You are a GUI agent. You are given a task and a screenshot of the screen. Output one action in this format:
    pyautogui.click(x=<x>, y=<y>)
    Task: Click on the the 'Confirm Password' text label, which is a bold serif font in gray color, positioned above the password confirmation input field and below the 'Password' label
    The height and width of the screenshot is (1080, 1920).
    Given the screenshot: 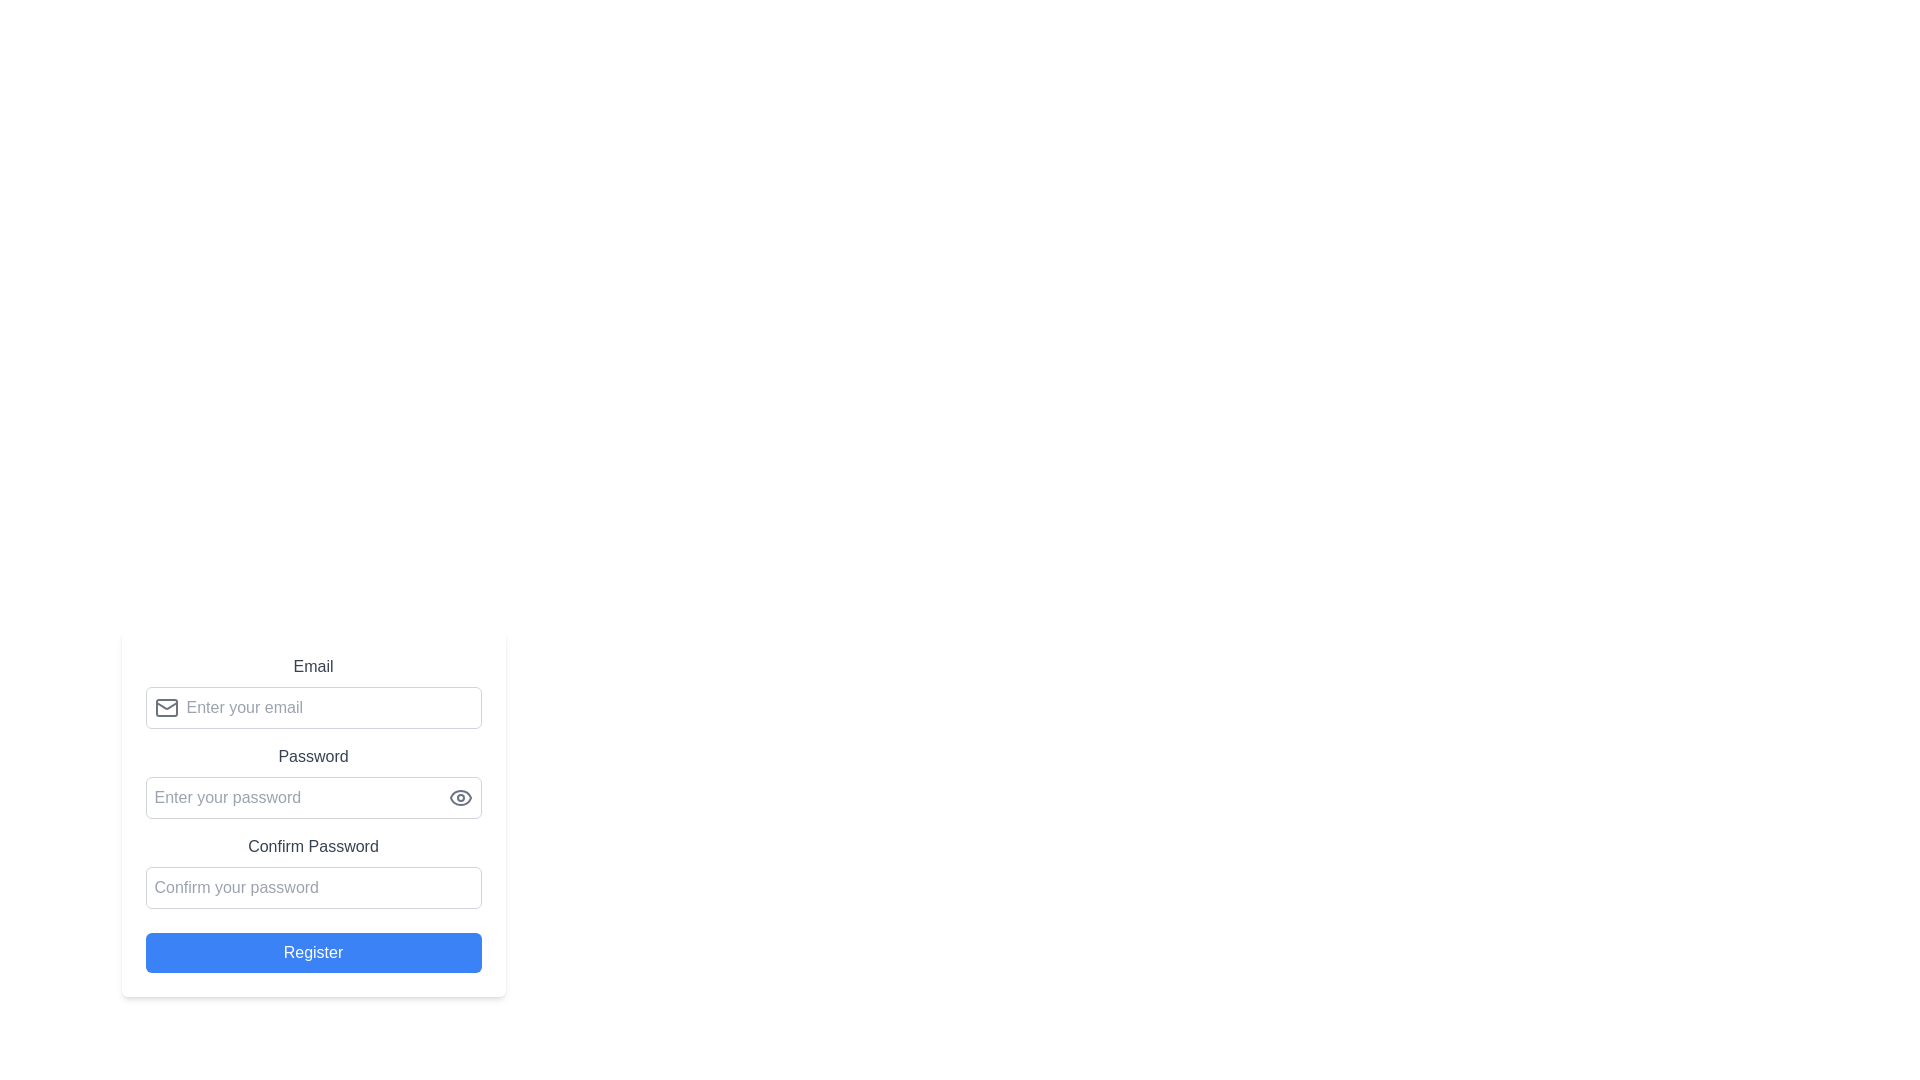 What is the action you would take?
    pyautogui.click(x=312, y=847)
    